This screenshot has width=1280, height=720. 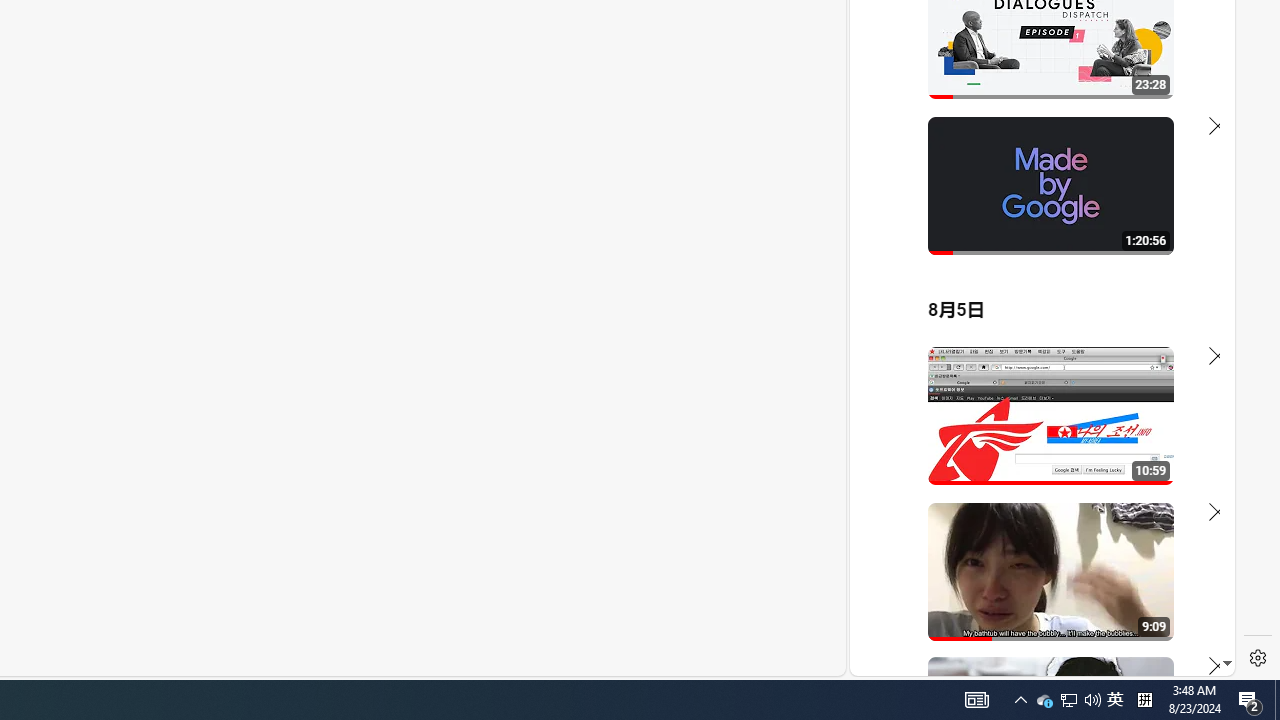 What do you see at coordinates (1131, 442) in the screenshot?
I see `'Actions for this site'` at bounding box center [1131, 442].